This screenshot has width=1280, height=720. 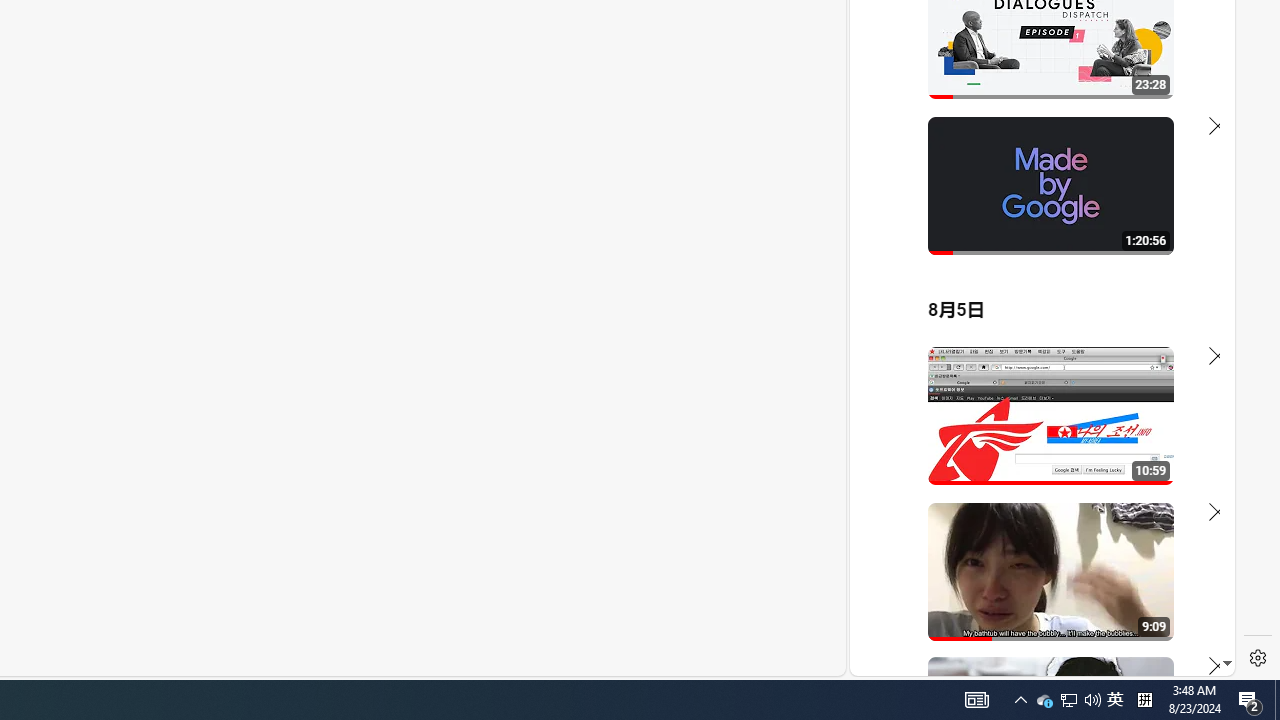 What do you see at coordinates (1131, 442) in the screenshot?
I see `'Actions for this site'` at bounding box center [1131, 442].